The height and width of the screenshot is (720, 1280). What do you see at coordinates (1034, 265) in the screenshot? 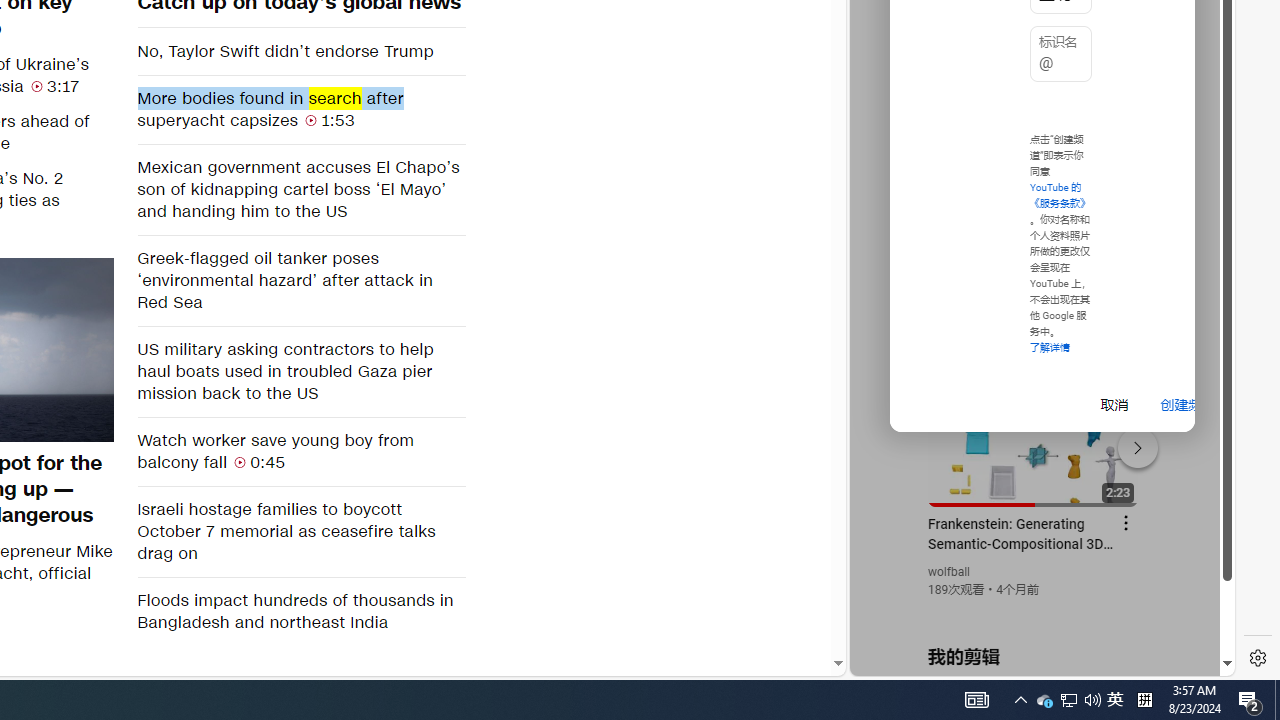
I see `'YouTube - YouTube'` at bounding box center [1034, 265].